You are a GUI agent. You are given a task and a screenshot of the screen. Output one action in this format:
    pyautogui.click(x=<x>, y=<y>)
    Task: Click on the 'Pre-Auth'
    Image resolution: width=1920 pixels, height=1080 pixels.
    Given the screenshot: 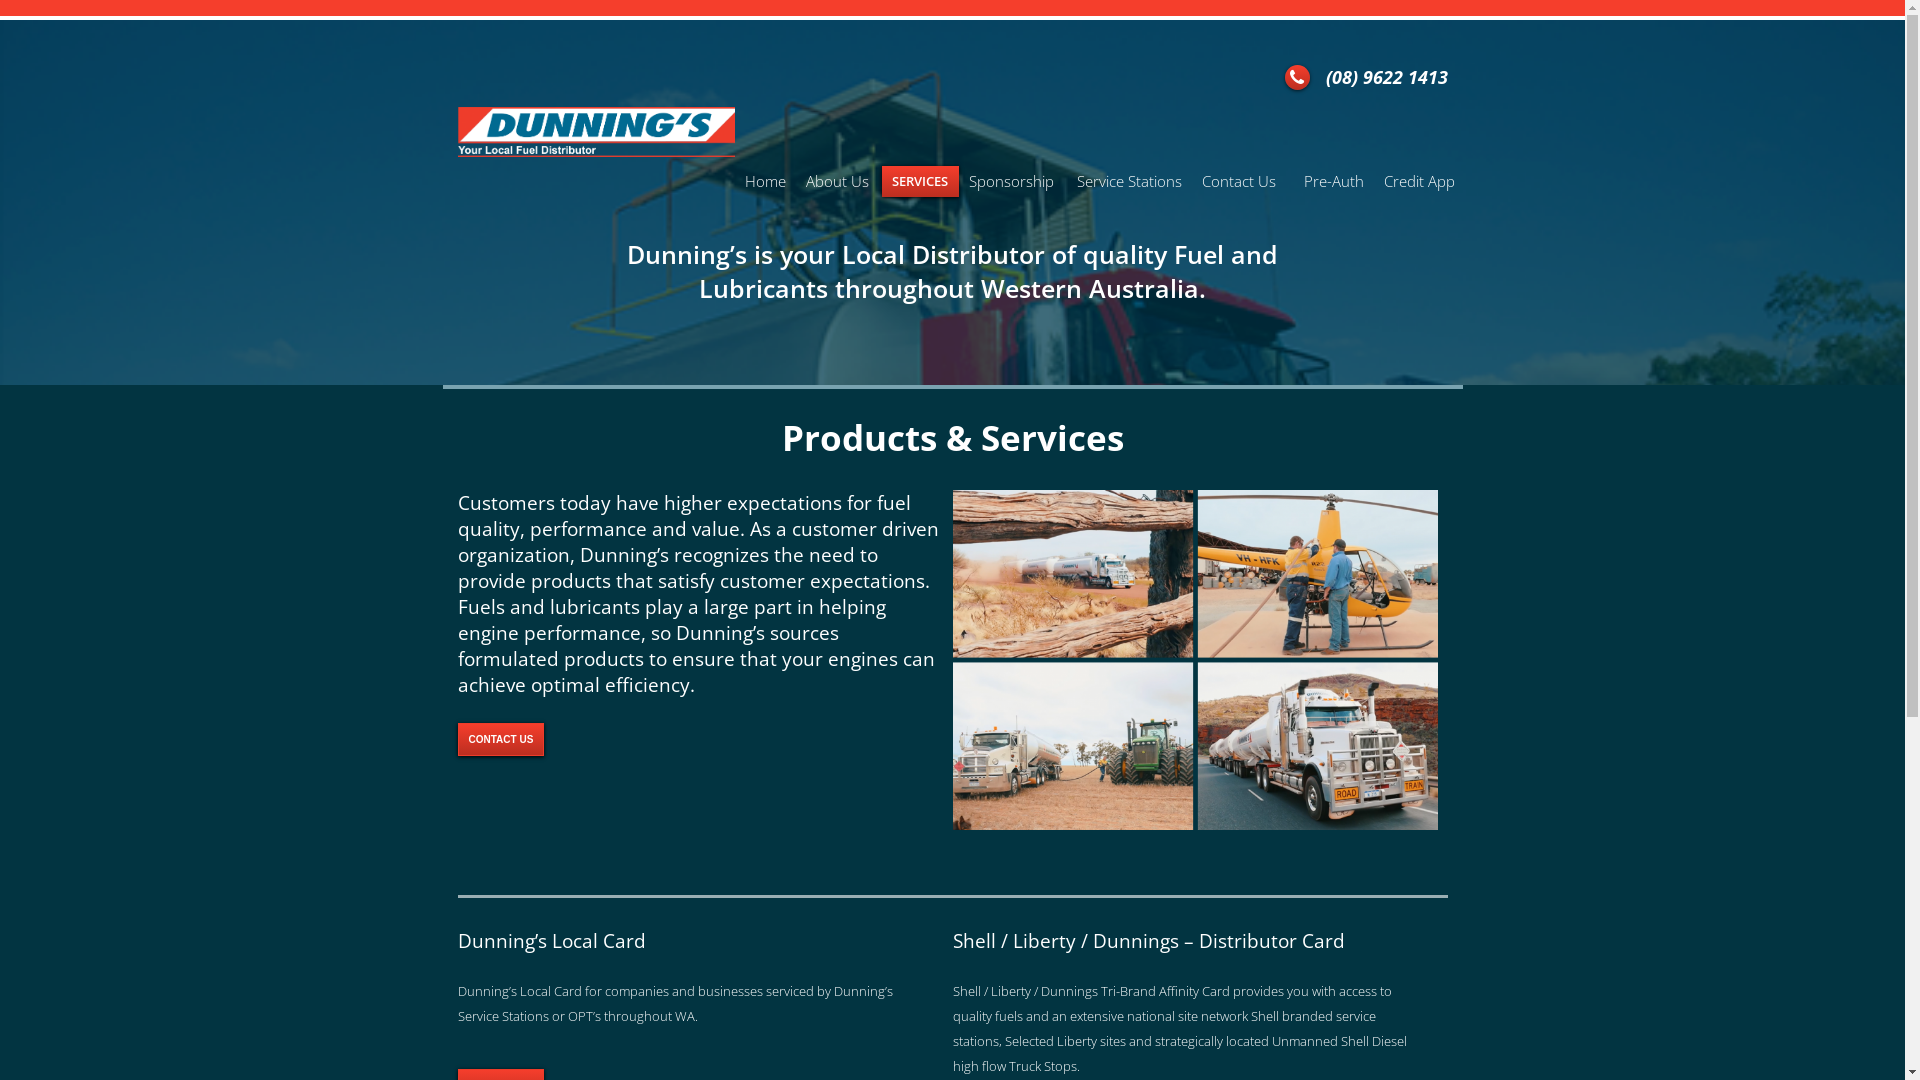 What is the action you would take?
    pyautogui.click(x=1334, y=181)
    